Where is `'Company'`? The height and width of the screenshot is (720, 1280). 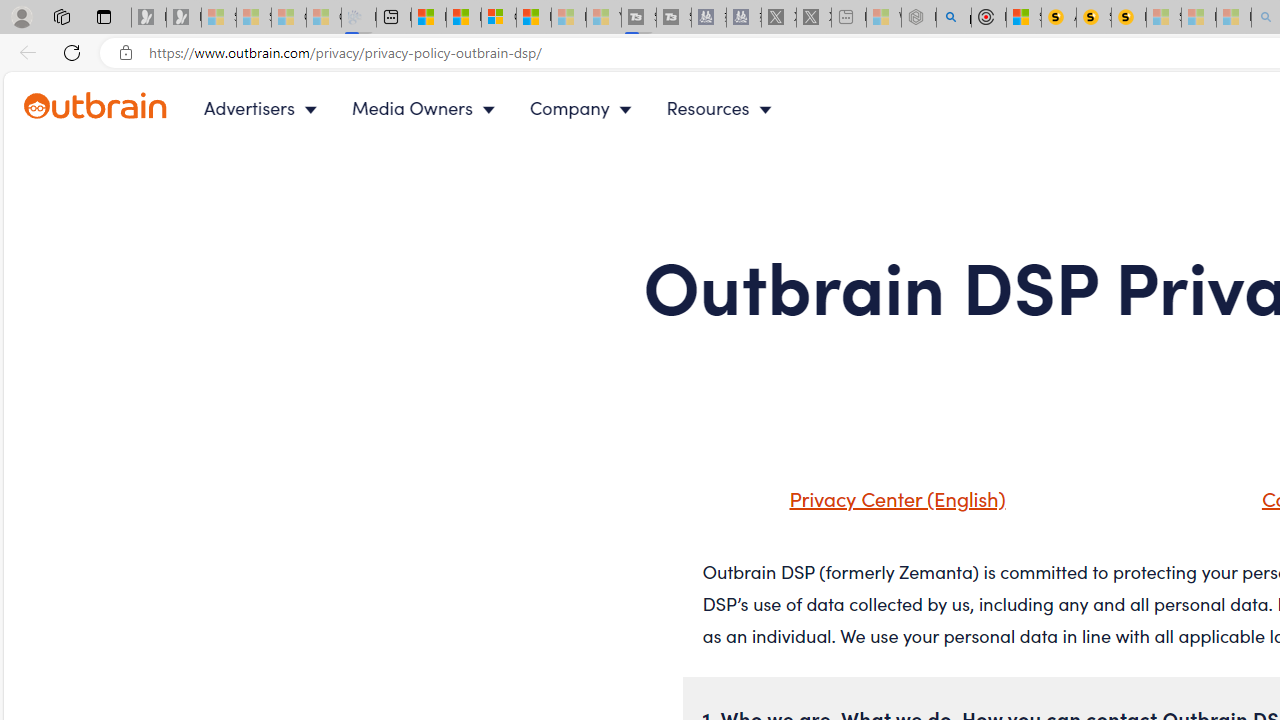 'Company' is located at coordinates (584, 108).